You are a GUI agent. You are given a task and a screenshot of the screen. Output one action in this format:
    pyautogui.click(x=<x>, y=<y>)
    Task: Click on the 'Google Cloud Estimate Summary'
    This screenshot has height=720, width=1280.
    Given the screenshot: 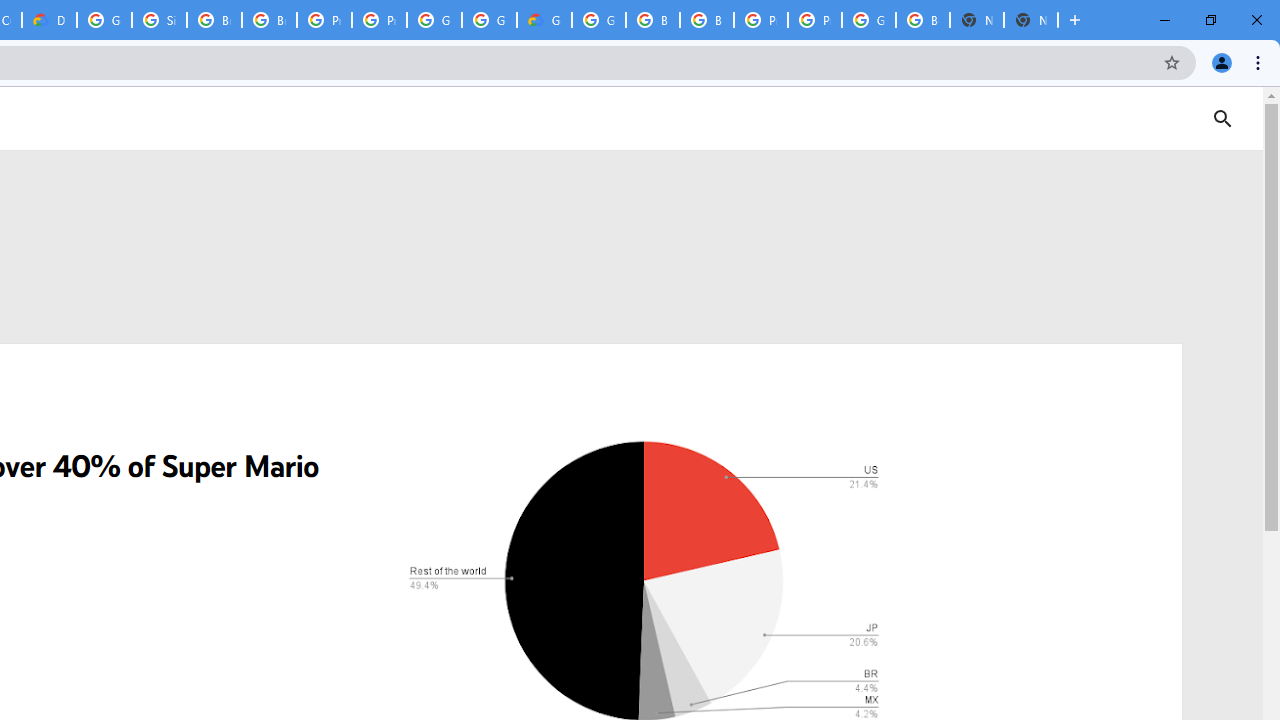 What is the action you would take?
    pyautogui.click(x=544, y=20)
    